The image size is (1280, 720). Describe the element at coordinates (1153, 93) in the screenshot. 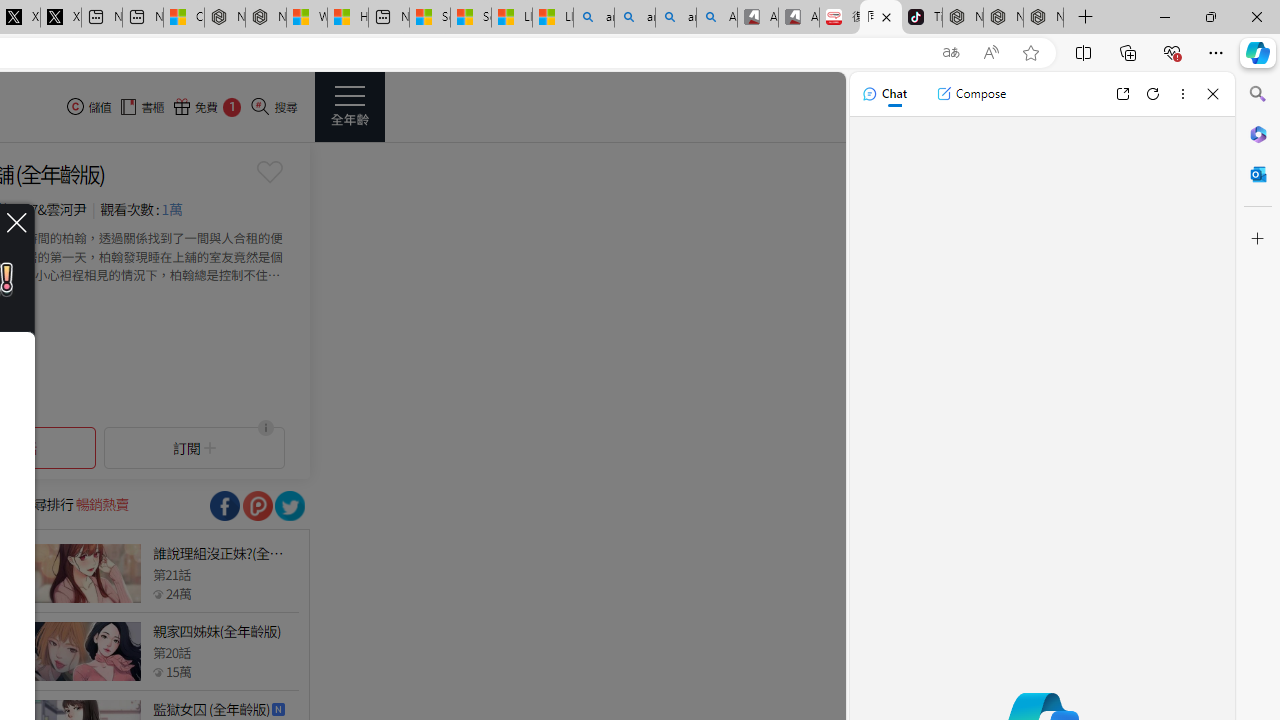

I see `'Refresh'` at that location.